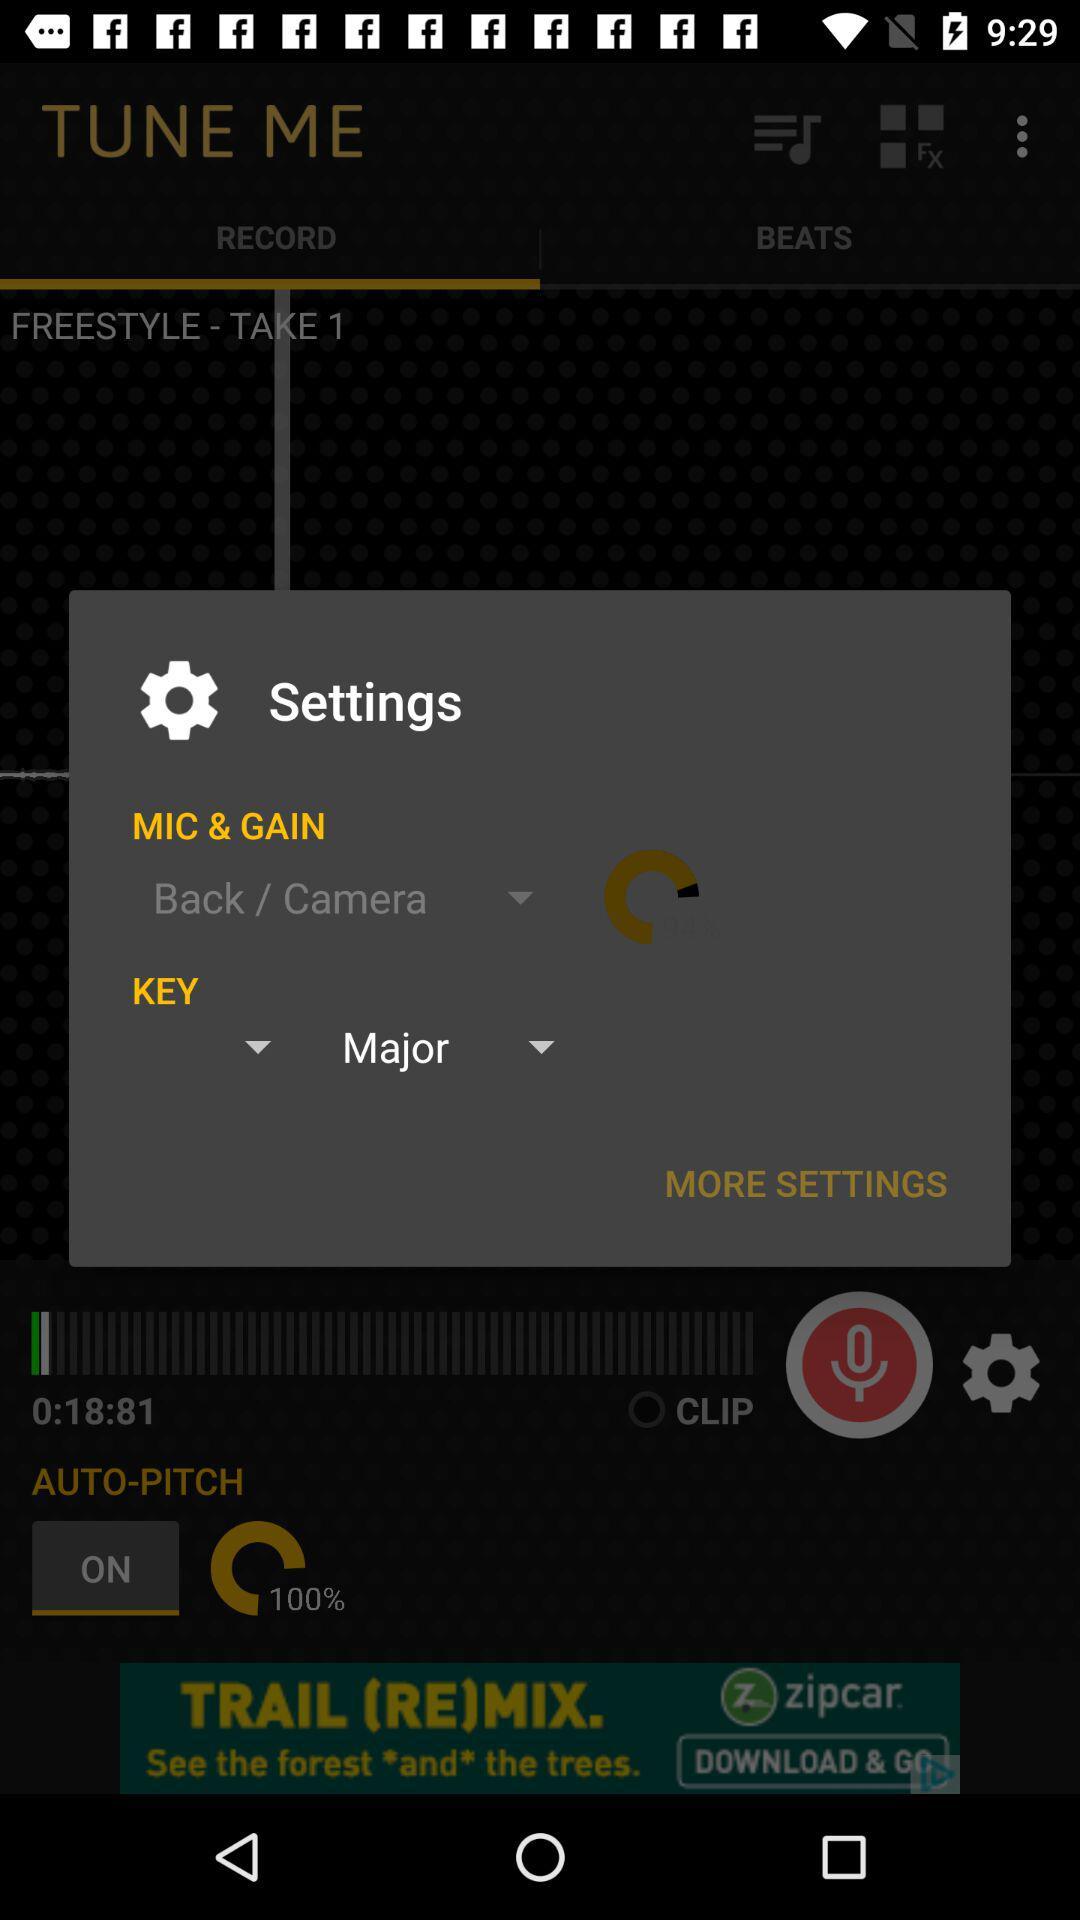 This screenshot has height=1920, width=1080. I want to click on the settings icon, so click(1001, 1372).